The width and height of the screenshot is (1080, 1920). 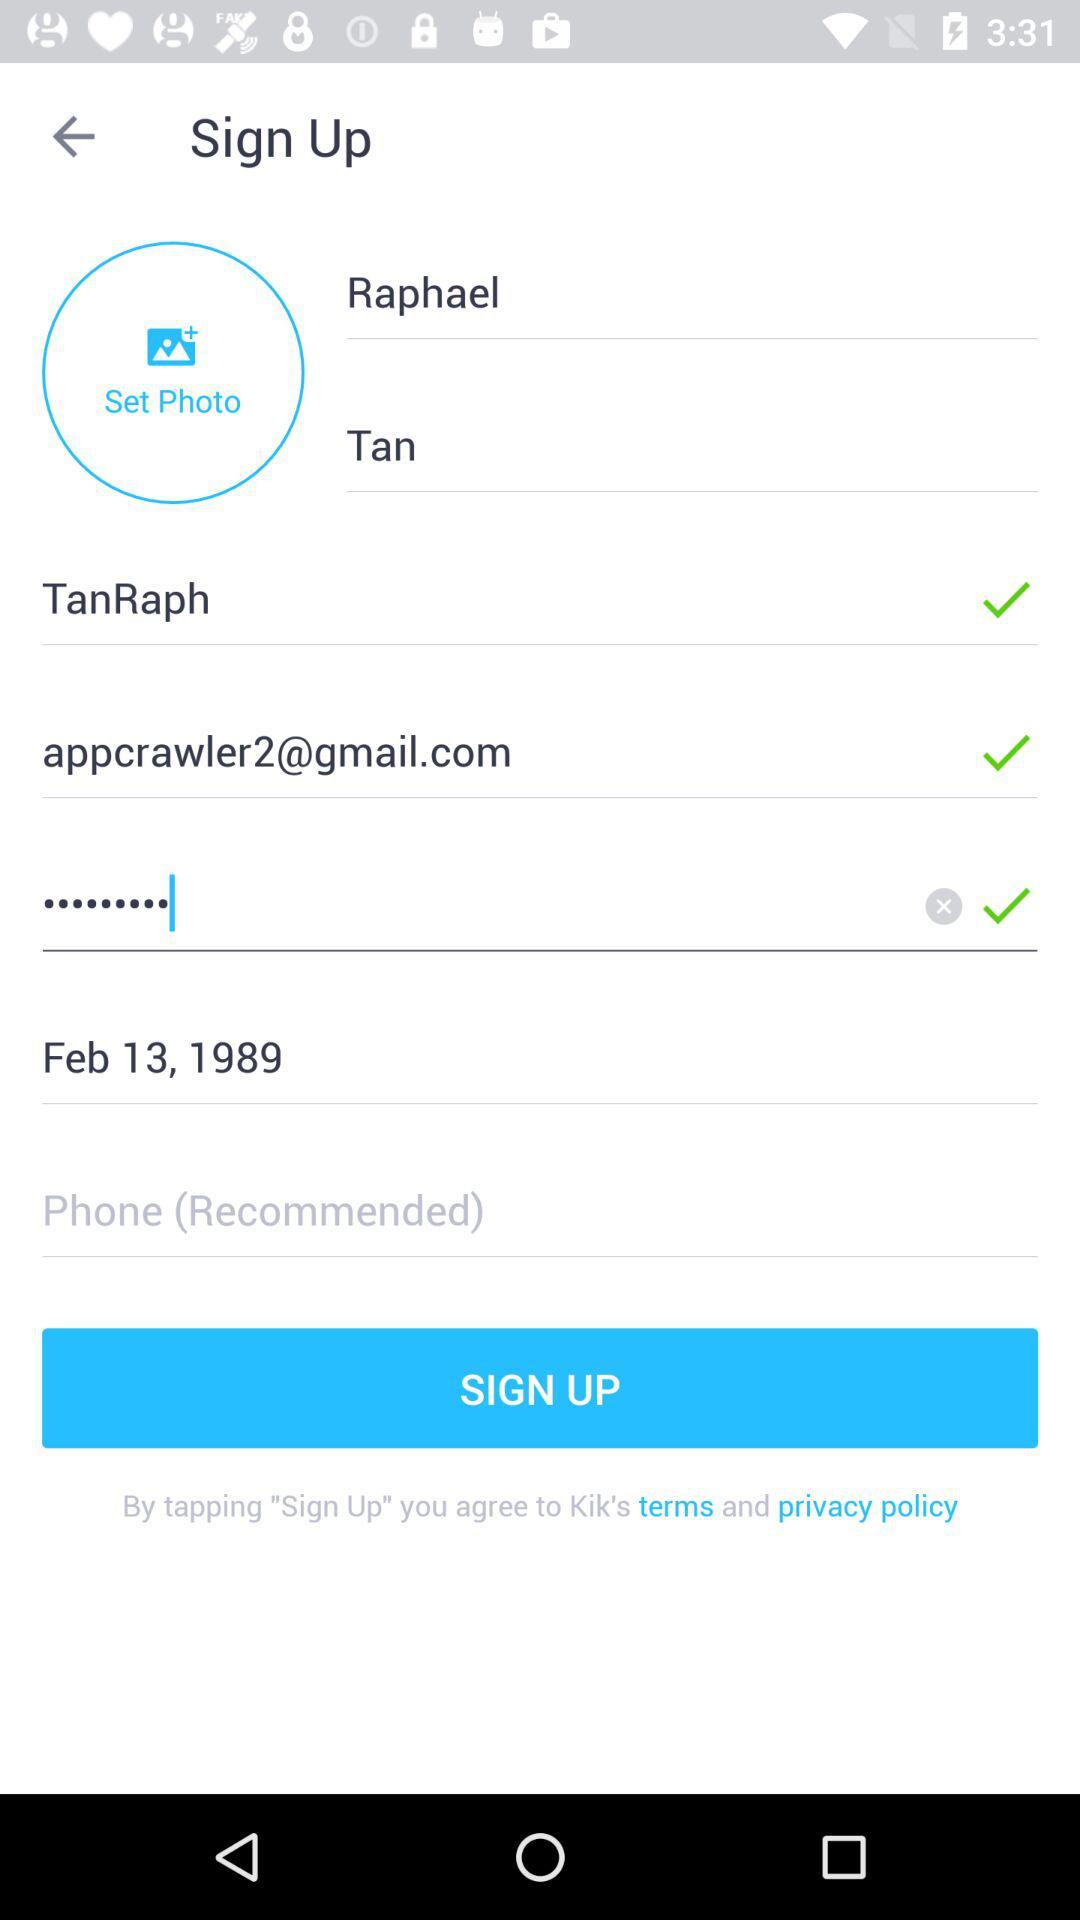 What do you see at coordinates (477, 748) in the screenshot?
I see `the appcrawler2@gmail.com` at bounding box center [477, 748].